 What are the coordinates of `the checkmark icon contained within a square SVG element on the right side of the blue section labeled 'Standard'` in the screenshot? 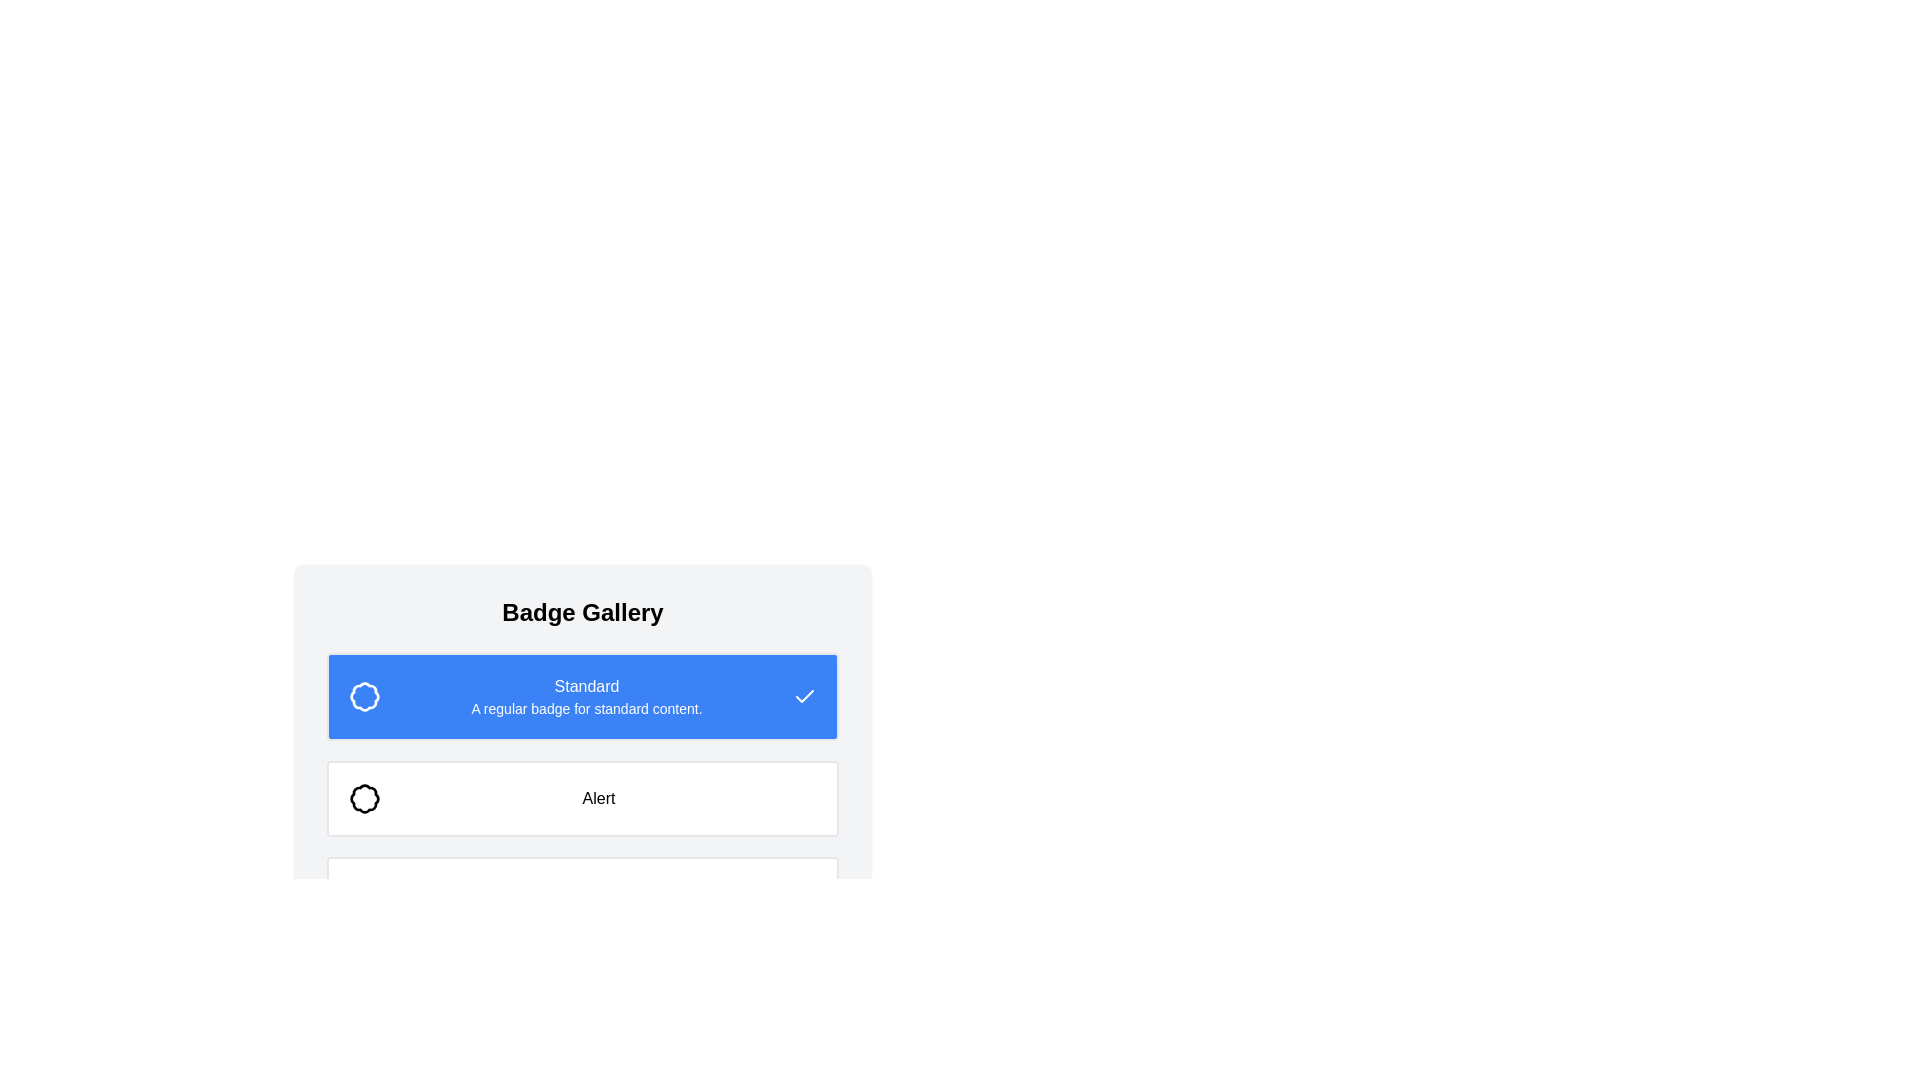 It's located at (805, 696).